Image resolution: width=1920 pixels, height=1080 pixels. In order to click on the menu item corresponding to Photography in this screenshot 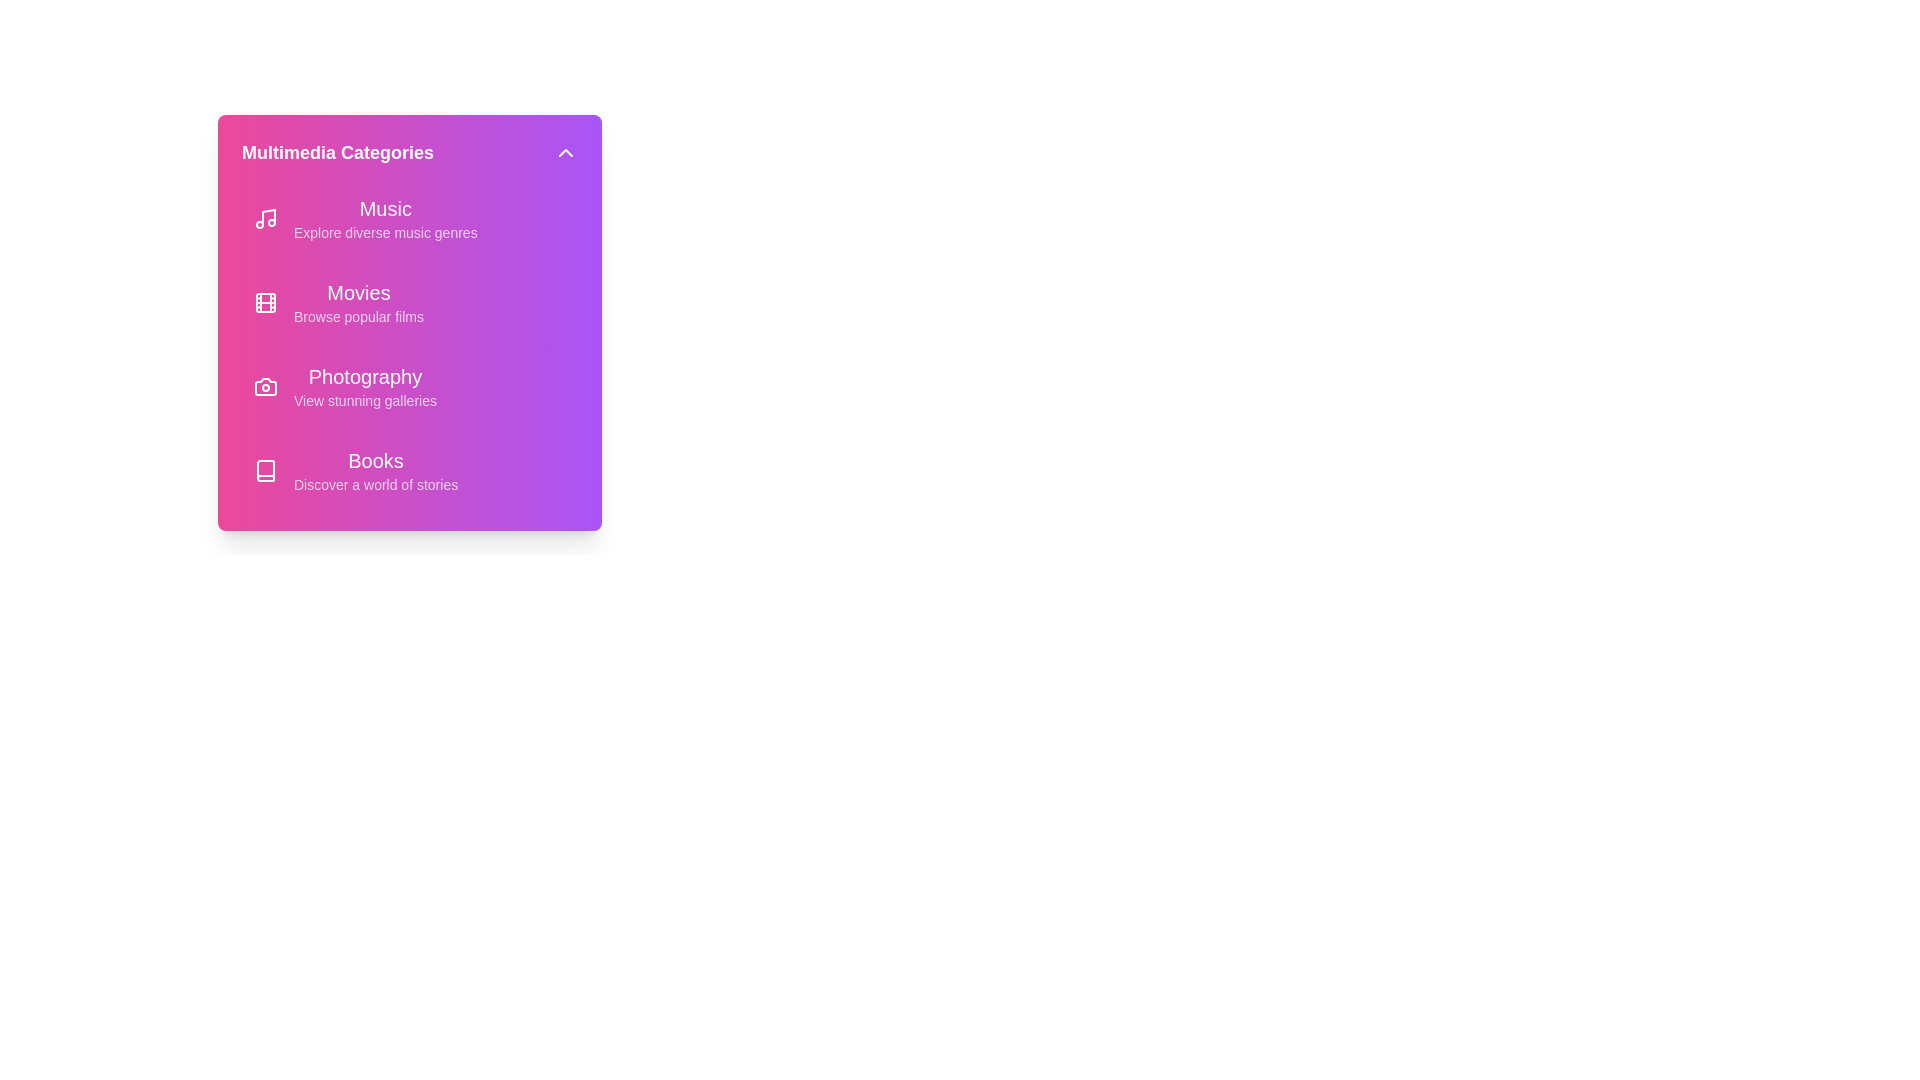, I will do `click(408, 386)`.